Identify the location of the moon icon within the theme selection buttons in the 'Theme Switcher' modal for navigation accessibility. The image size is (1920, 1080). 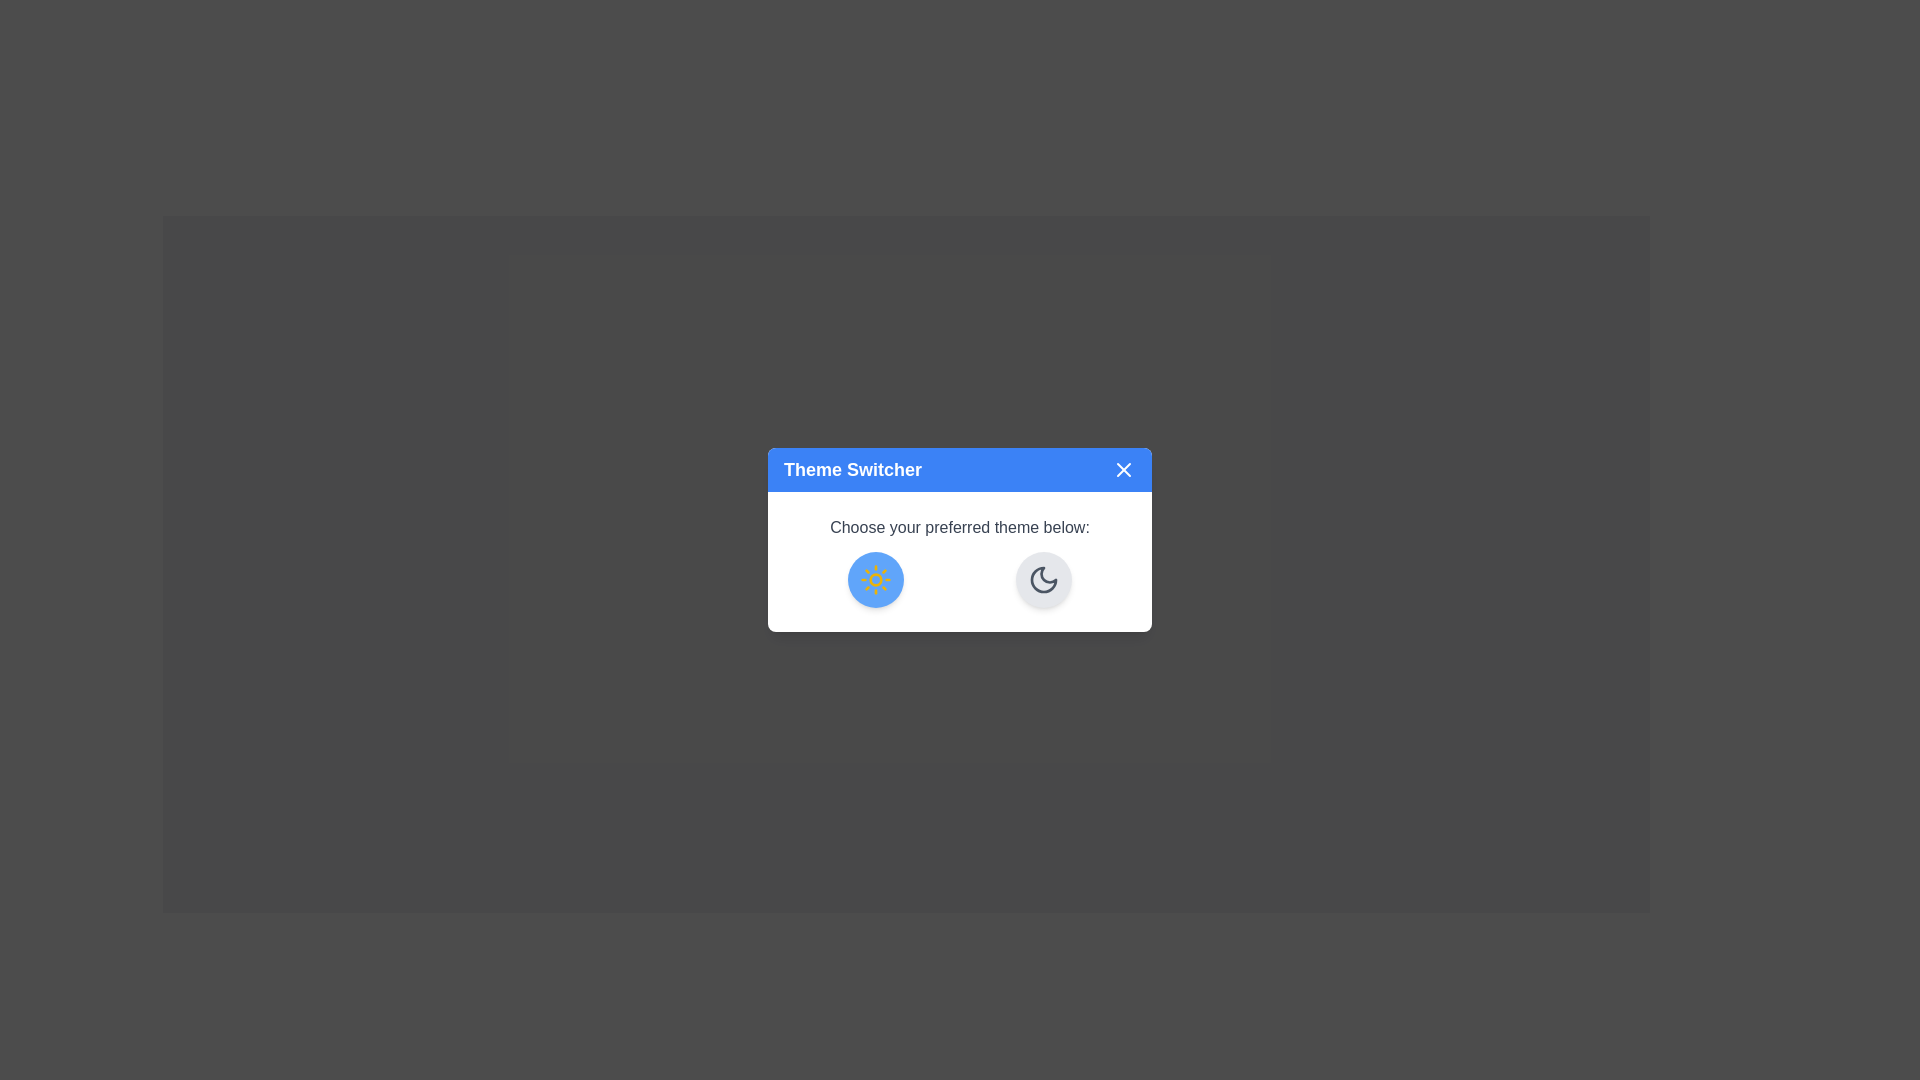
(1042, 579).